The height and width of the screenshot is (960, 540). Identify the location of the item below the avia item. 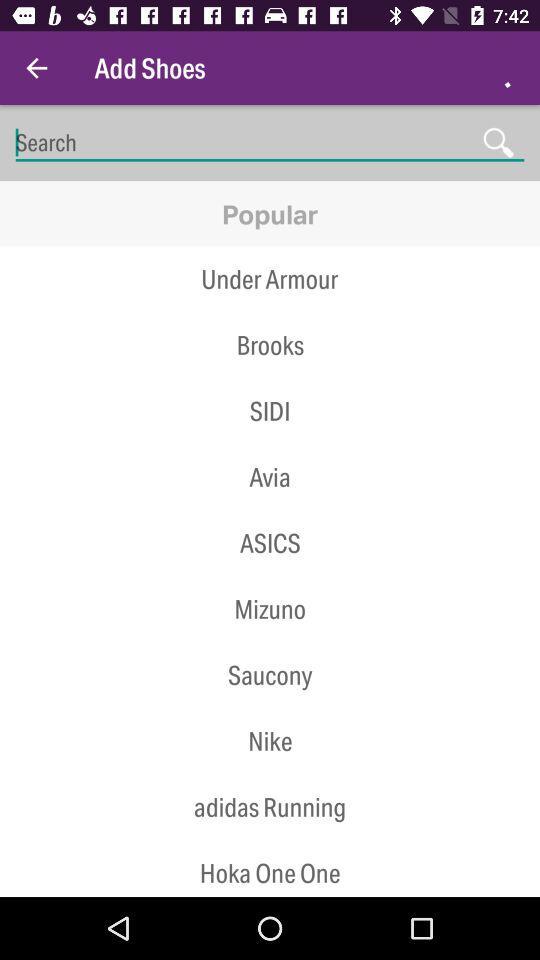
(270, 543).